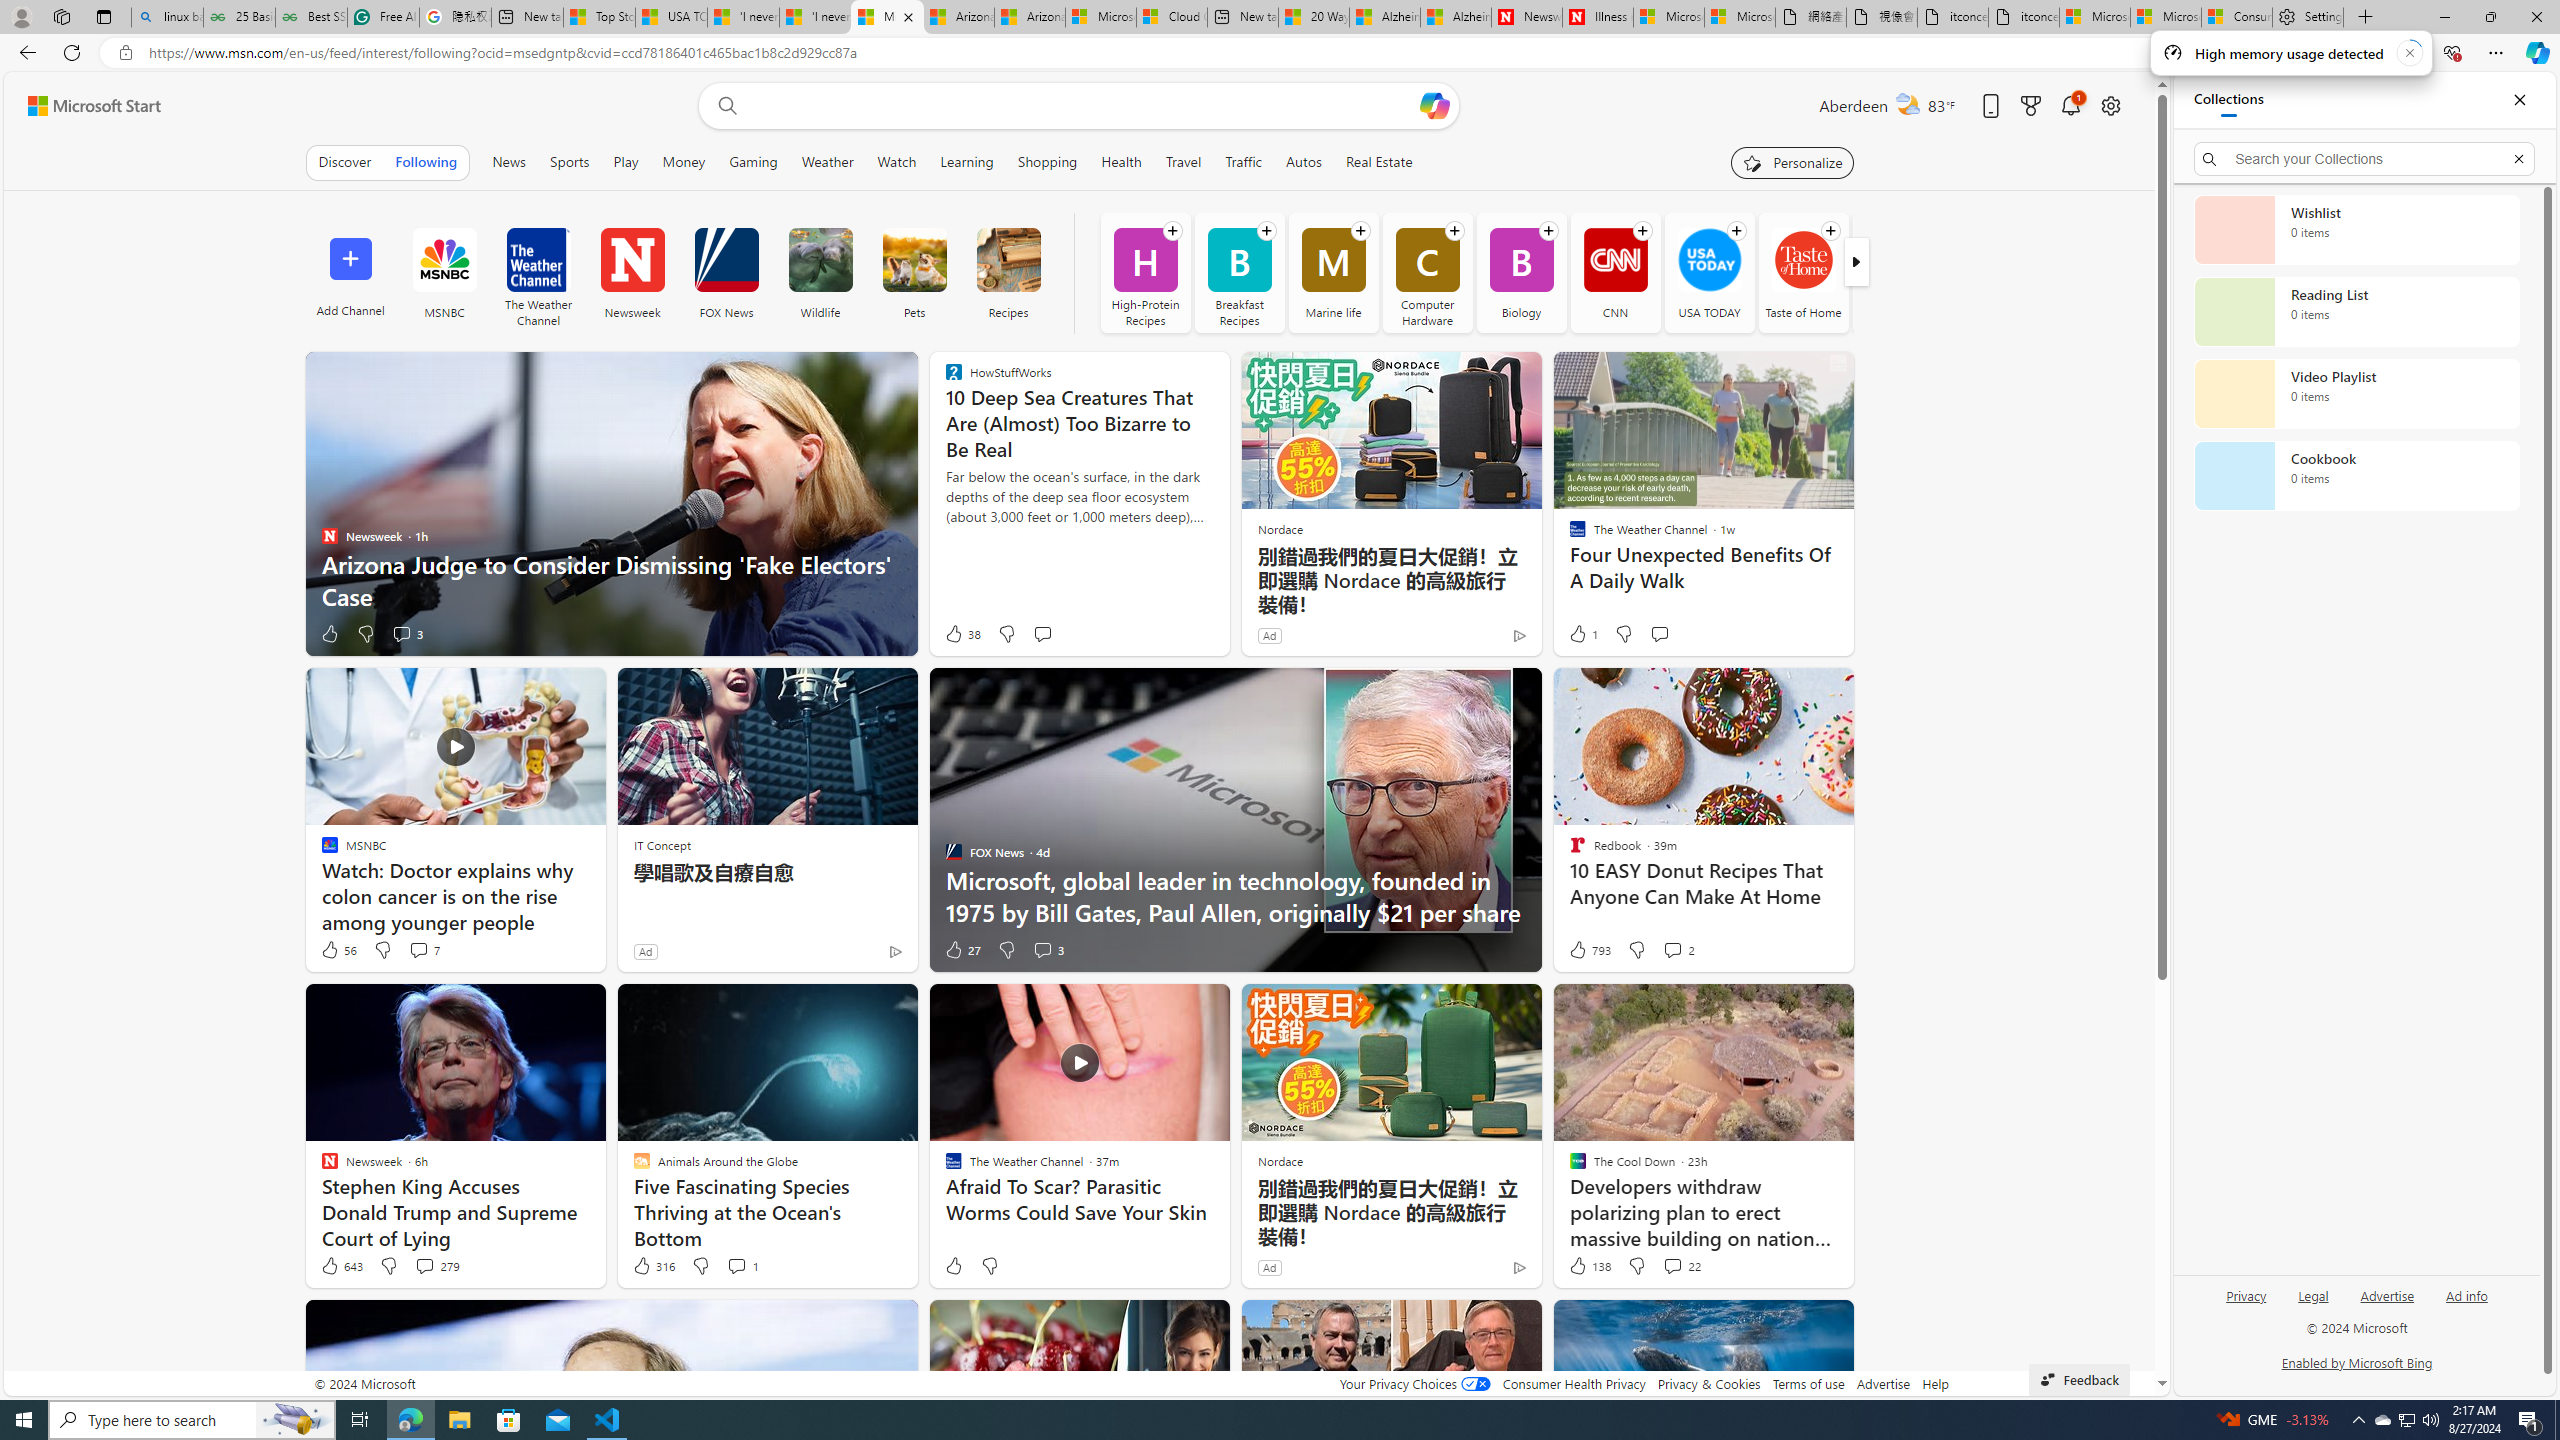 The width and height of the screenshot is (2560, 1440). Describe the element at coordinates (2311, 1302) in the screenshot. I see `'Legal'` at that location.